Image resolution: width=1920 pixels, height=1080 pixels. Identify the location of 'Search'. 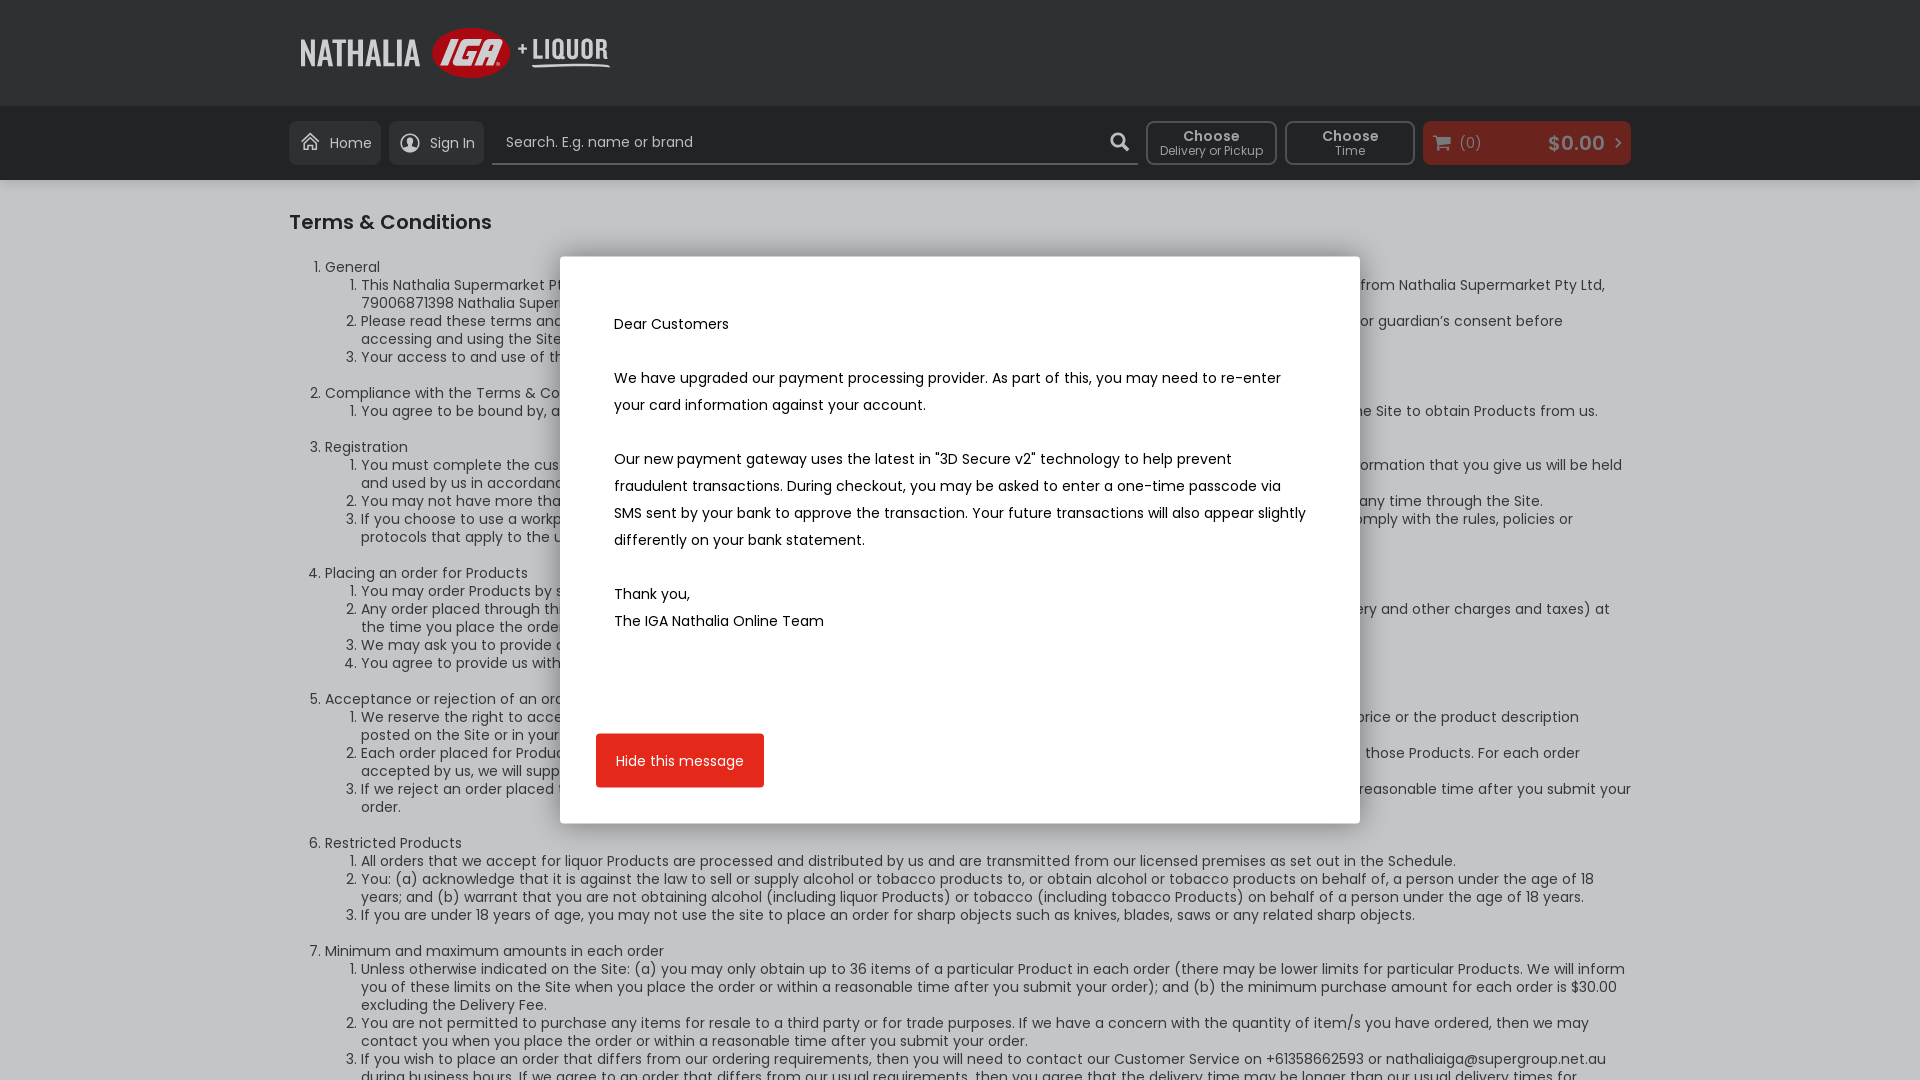
(1118, 141).